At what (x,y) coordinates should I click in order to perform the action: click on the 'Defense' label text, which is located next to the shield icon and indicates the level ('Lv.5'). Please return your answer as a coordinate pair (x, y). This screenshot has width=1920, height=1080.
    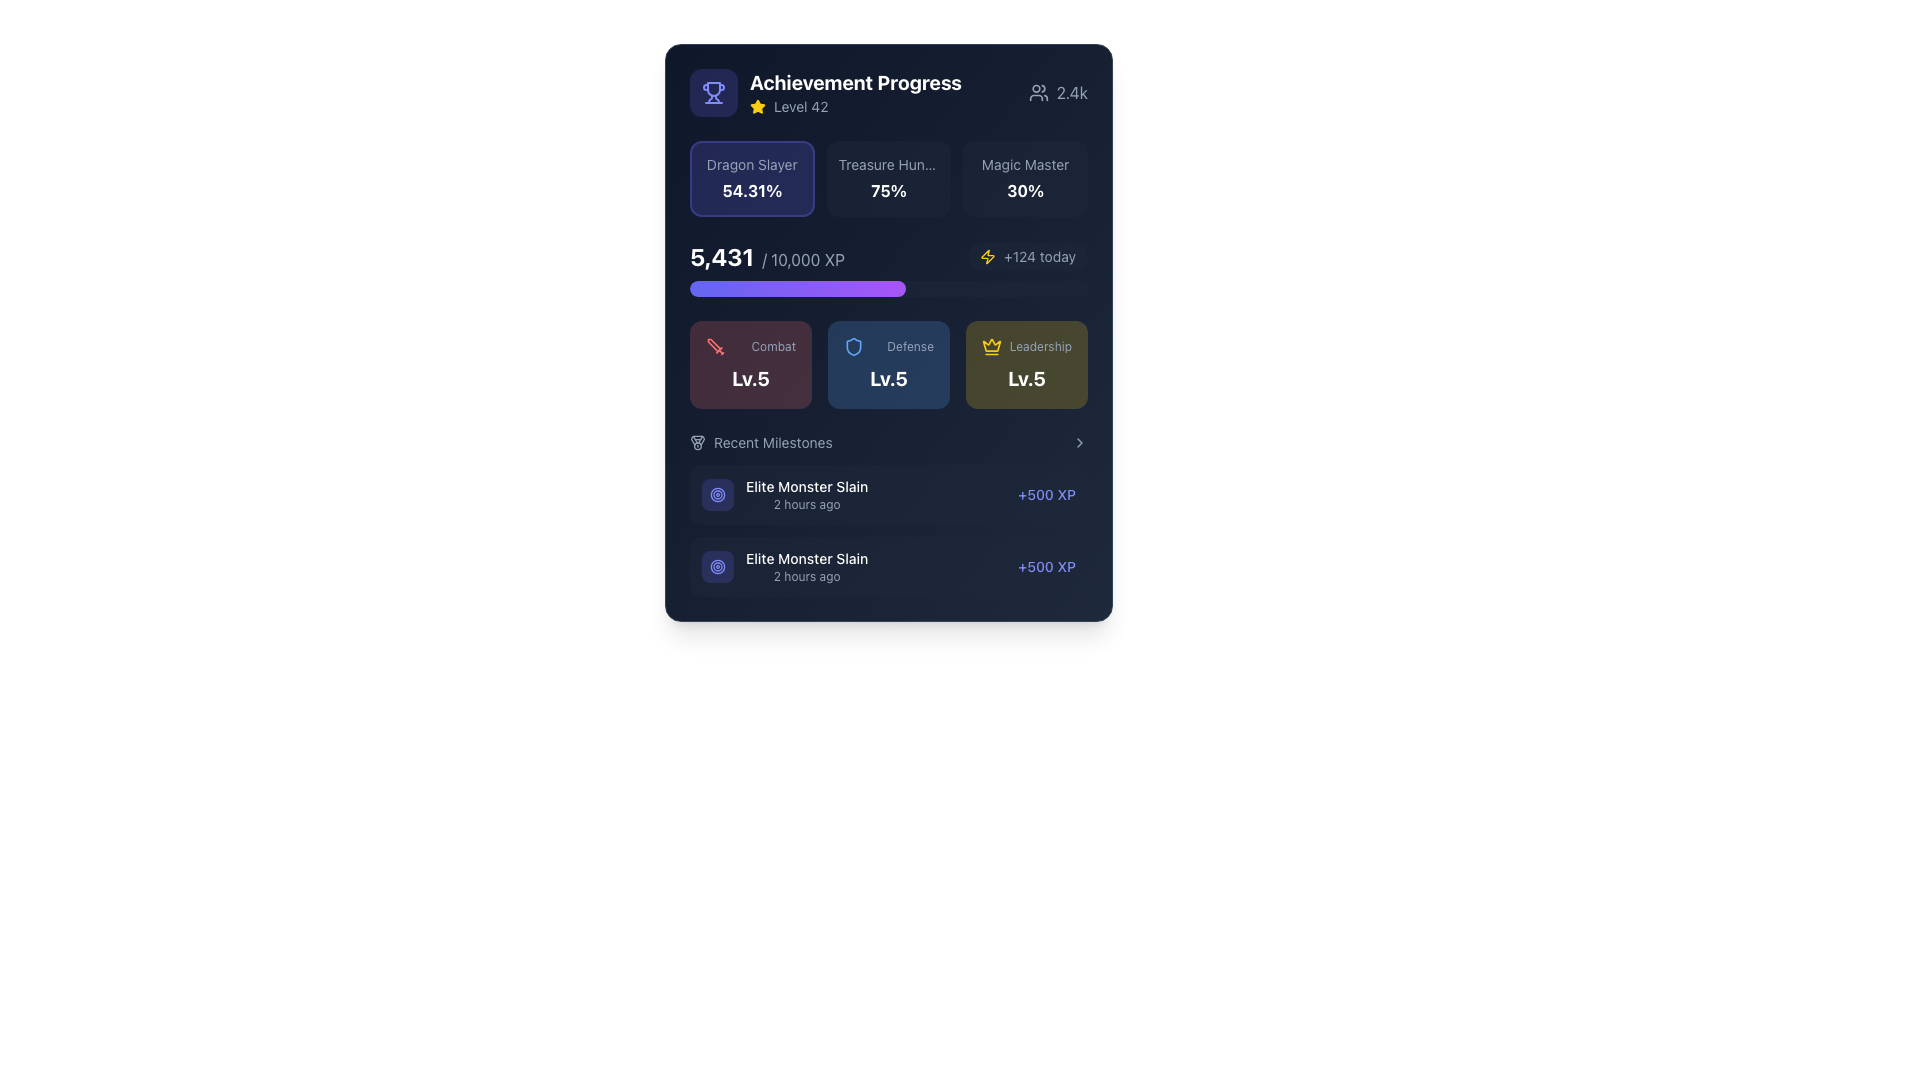
    Looking at the image, I should click on (887, 346).